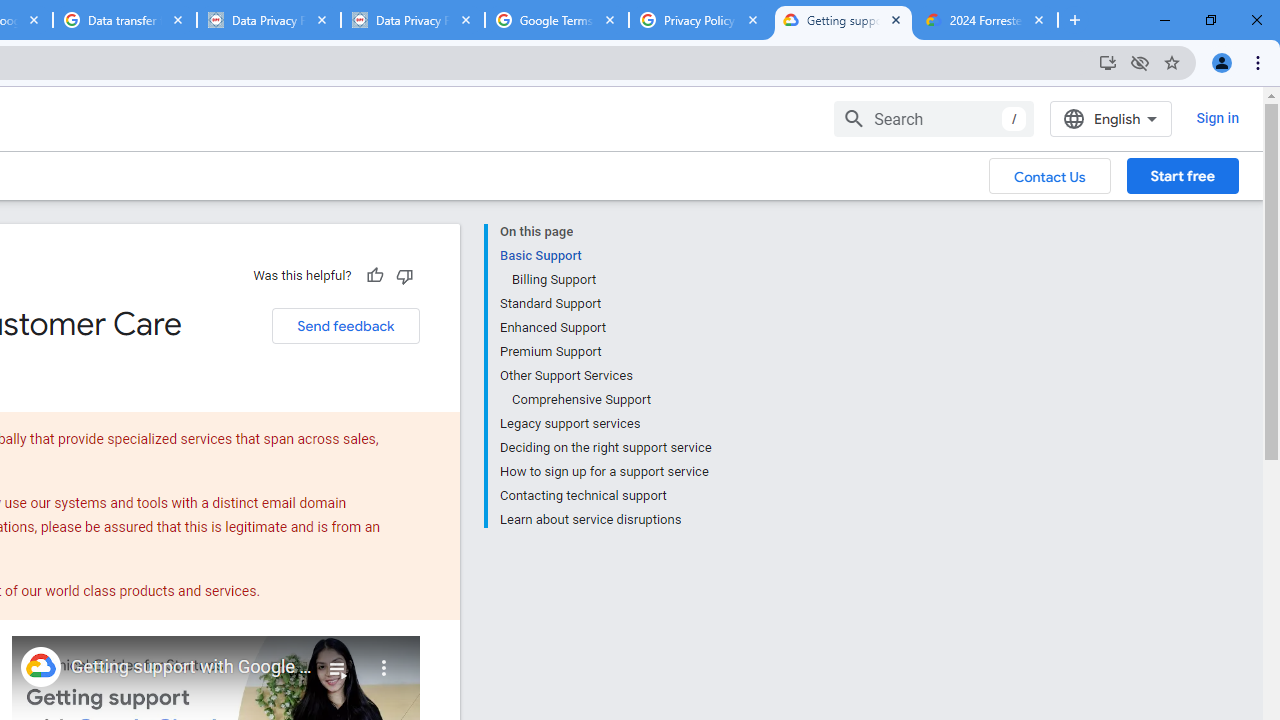 The image size is (1280, 720). Describe the element at coordinates (403, 275) in the screenshot. I see `'Not helpful'` at that location.